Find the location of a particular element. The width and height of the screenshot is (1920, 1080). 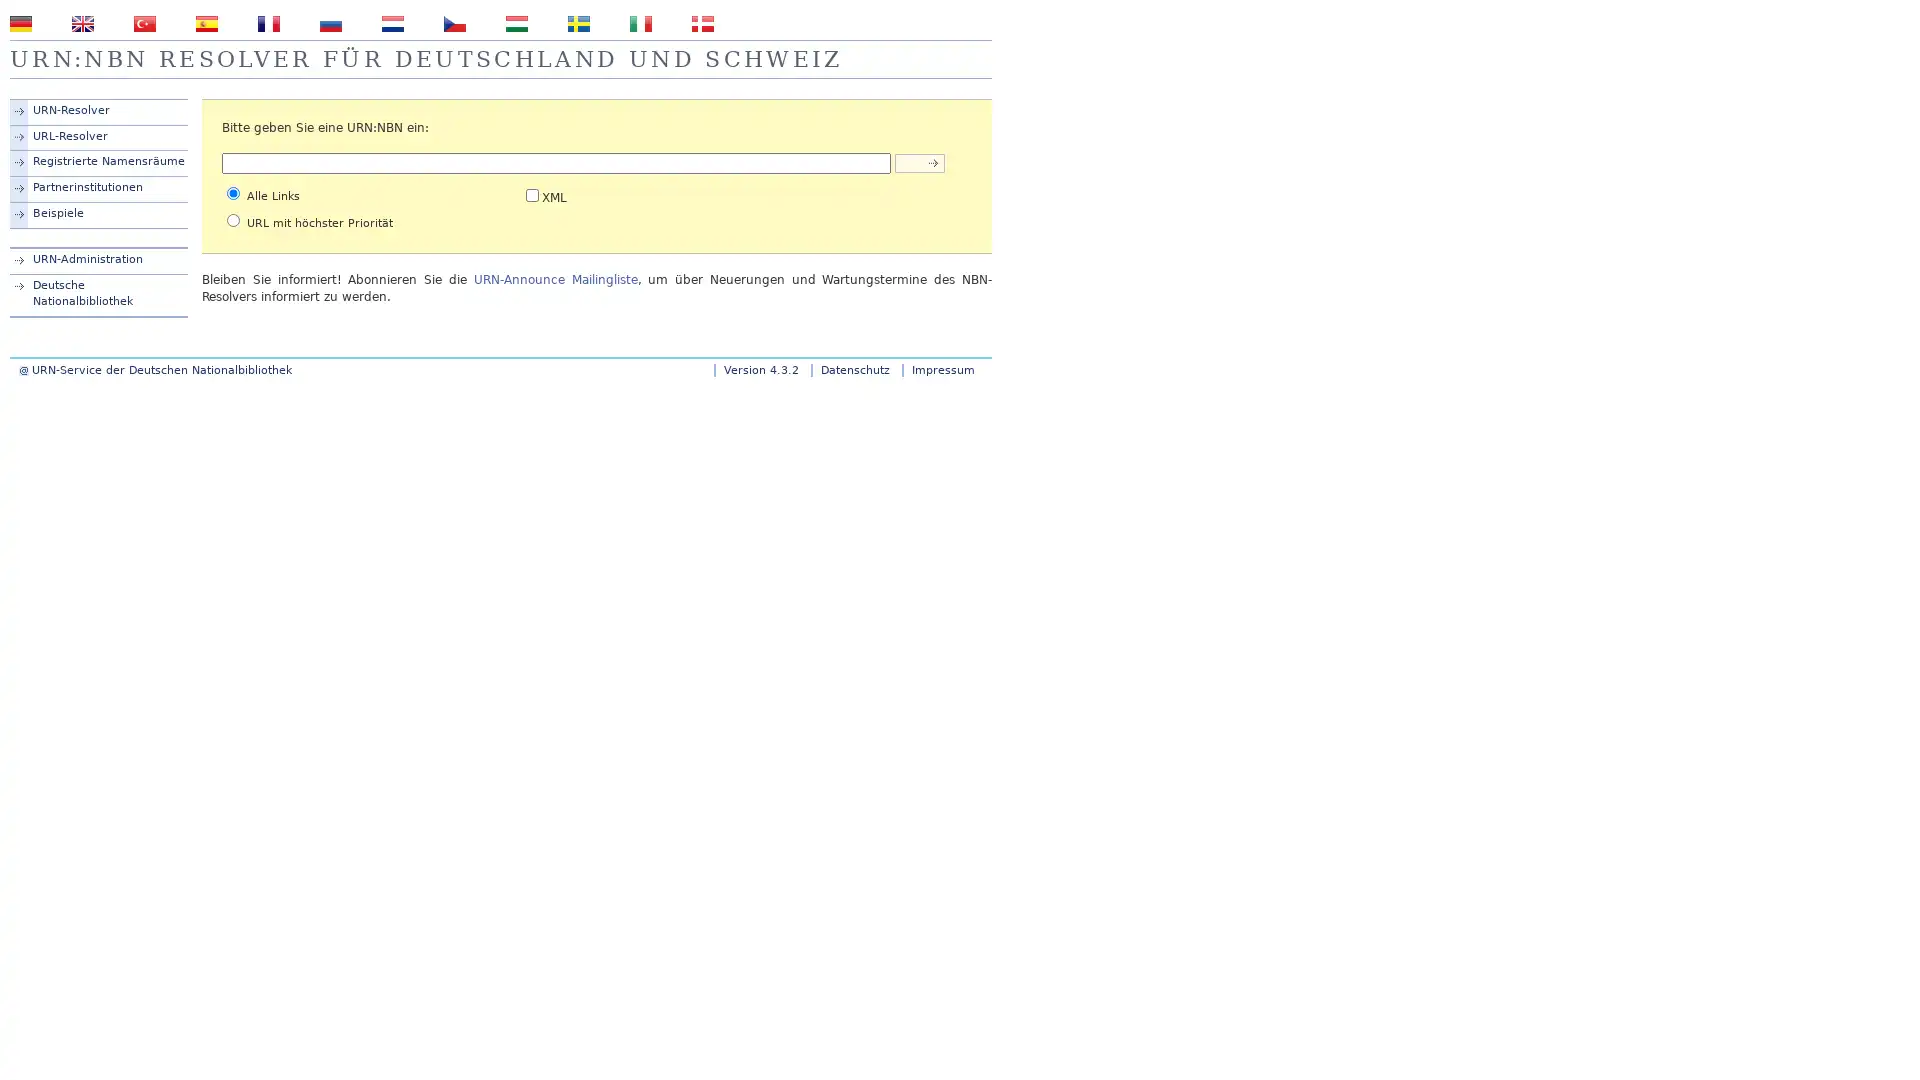

it is located at coordinates (641, 23).